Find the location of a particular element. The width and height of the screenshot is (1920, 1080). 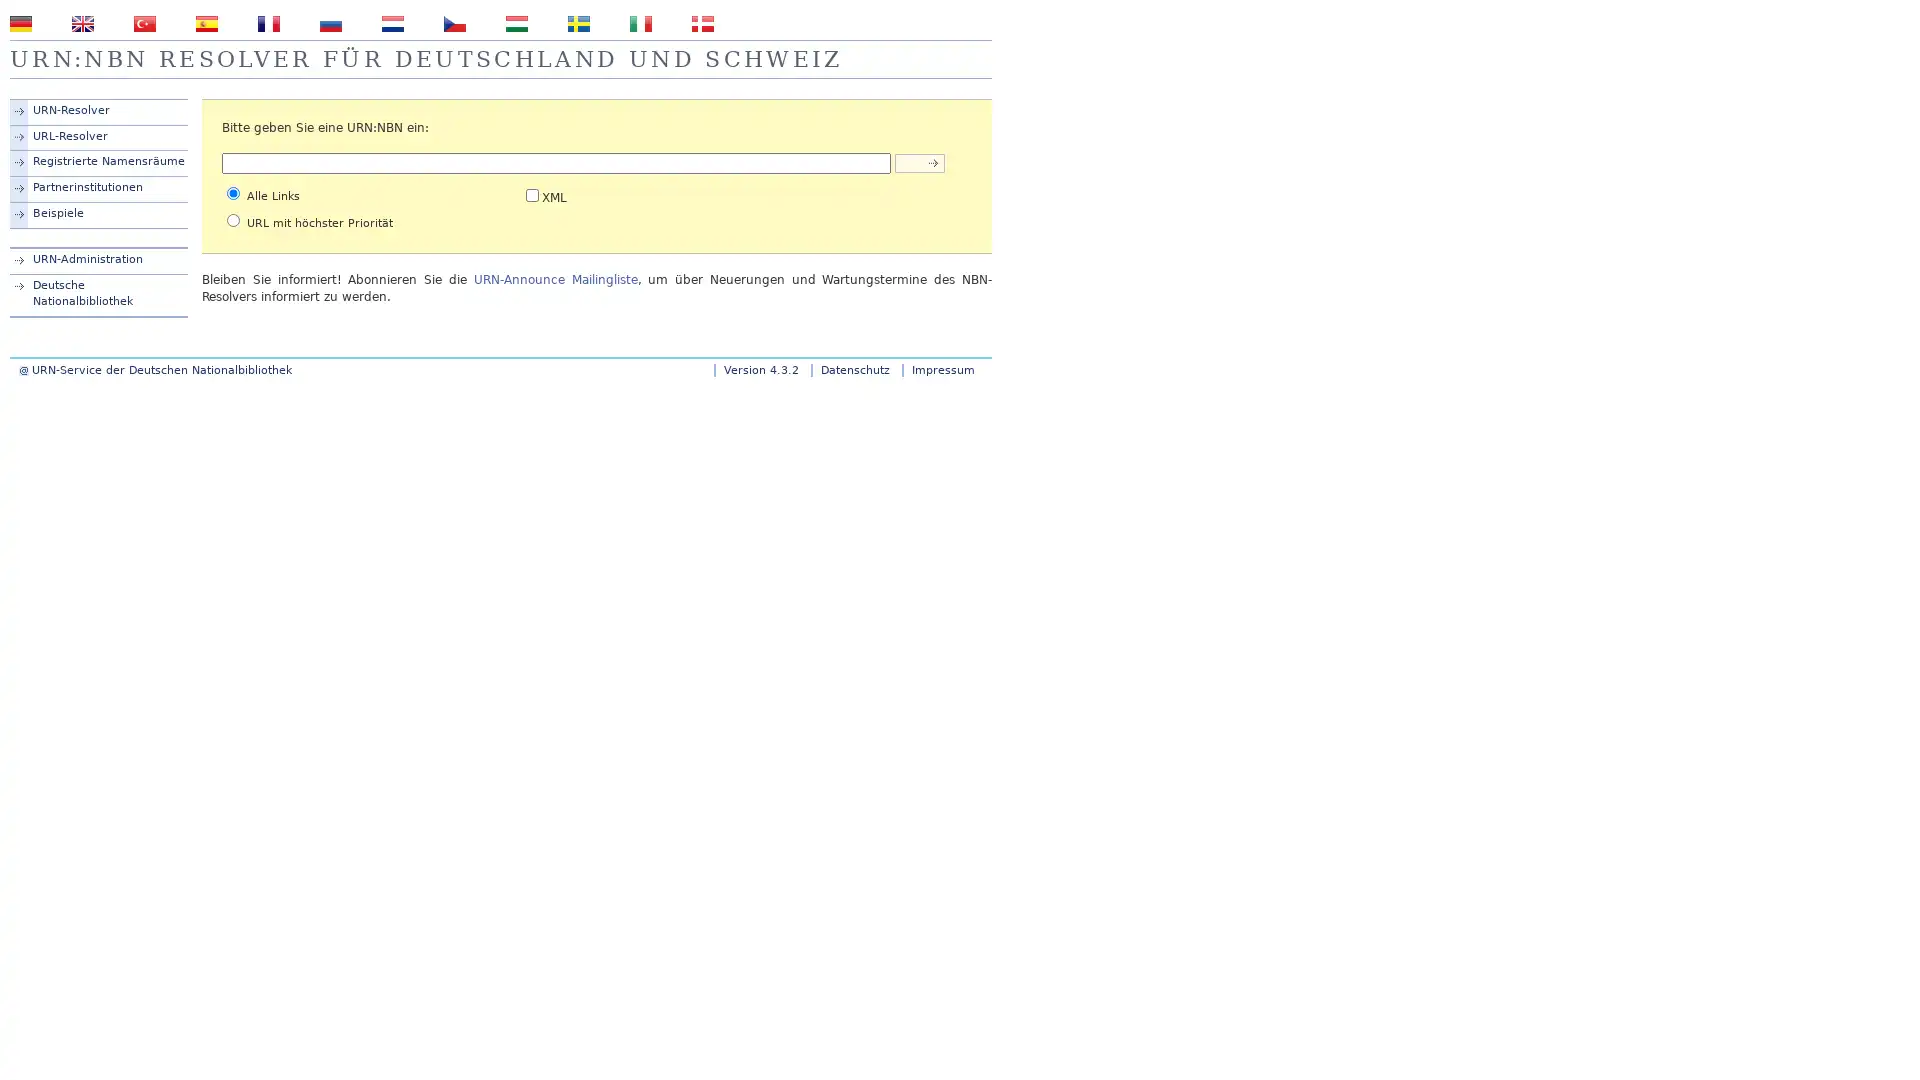

it is located at coordinates (641, 23).